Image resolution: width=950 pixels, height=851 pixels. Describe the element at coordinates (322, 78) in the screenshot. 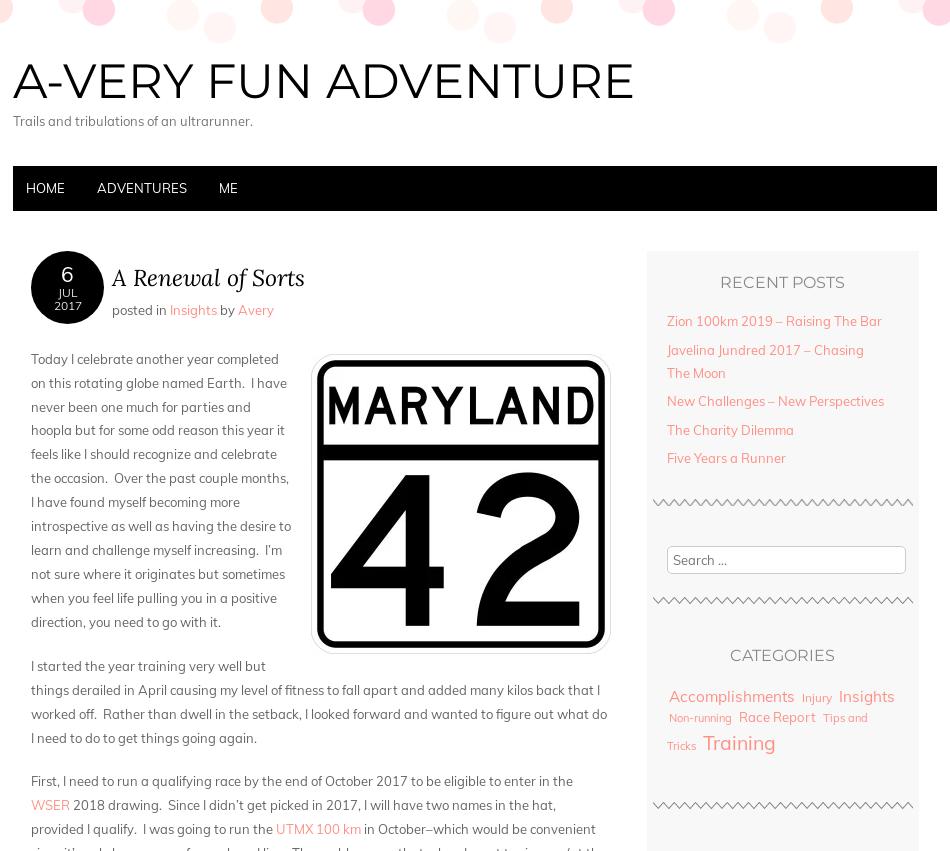

I see `'A-very Fun Adventure'` at that location.